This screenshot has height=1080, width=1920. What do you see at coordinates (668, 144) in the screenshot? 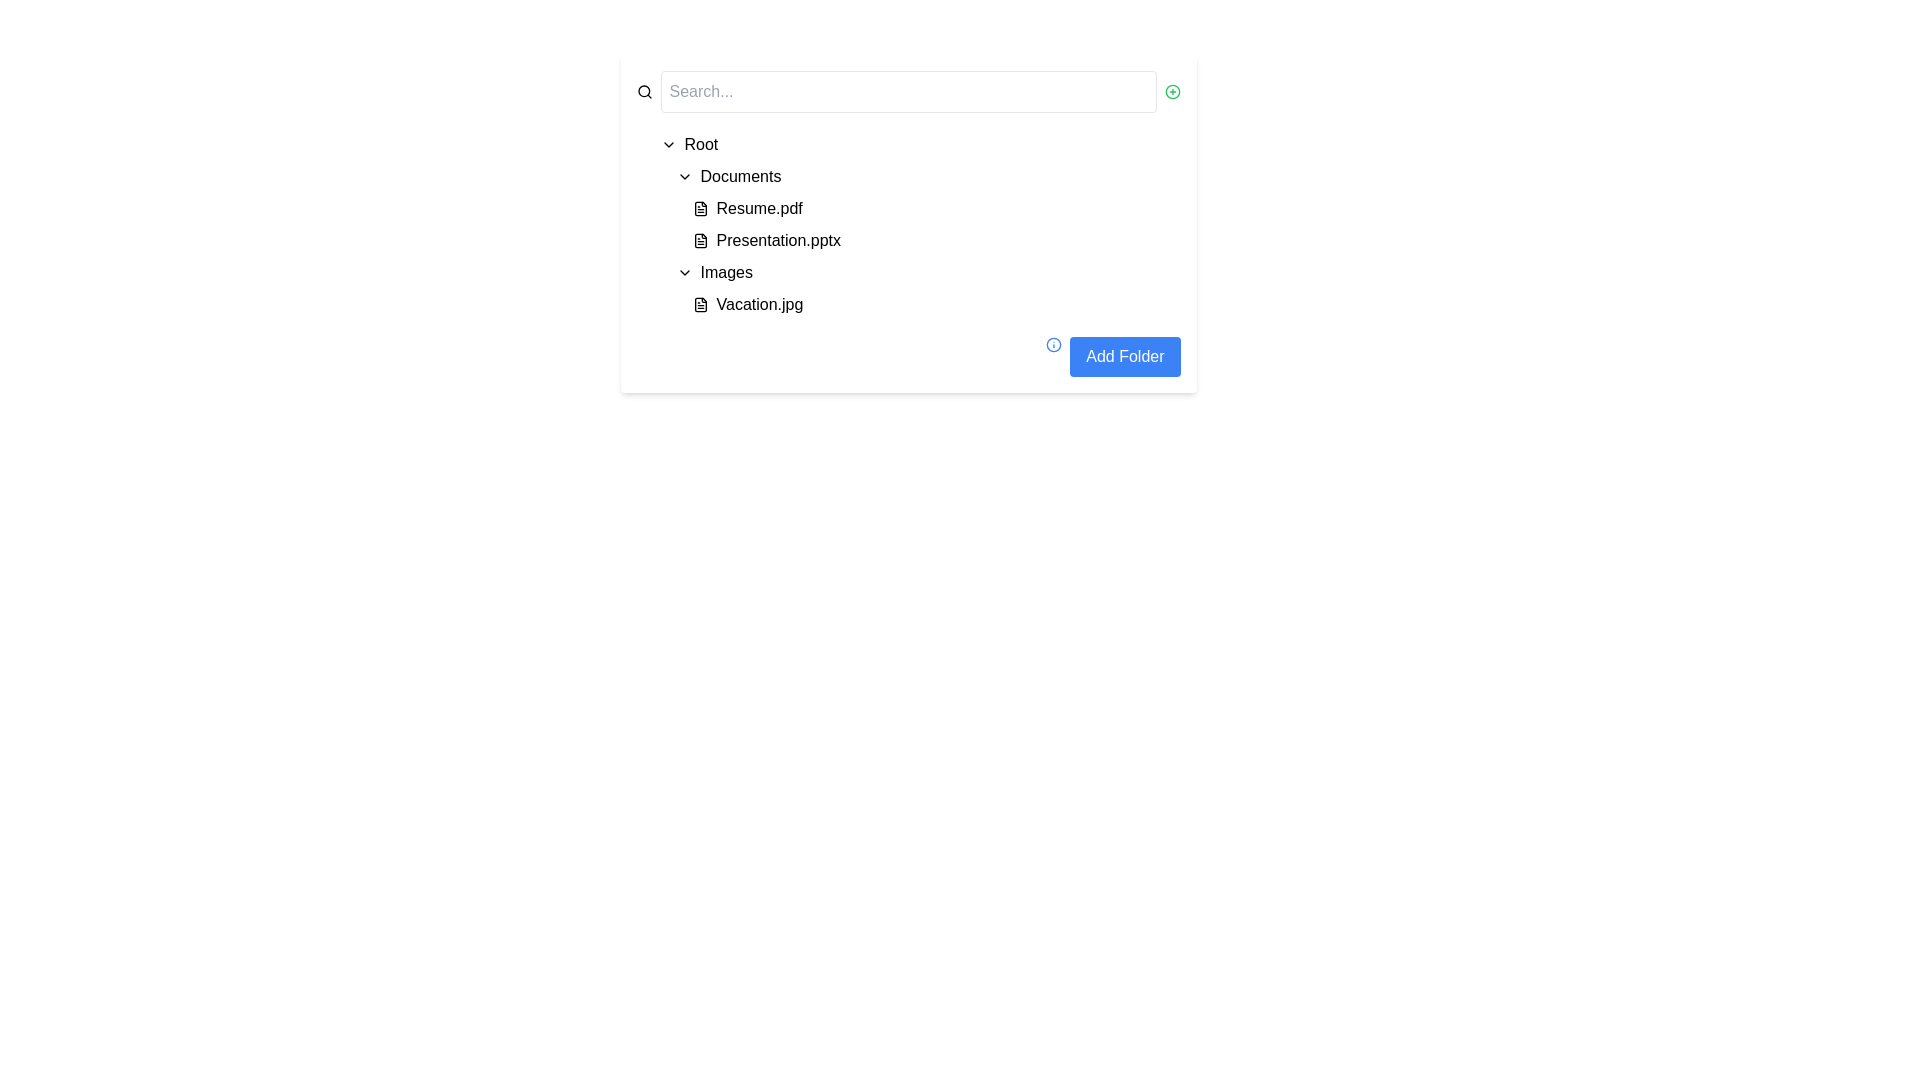
I see `the small downward-pointing chevron icon located before the text label 'Root' in the dropdown interface` at bounding box center [668, 144].